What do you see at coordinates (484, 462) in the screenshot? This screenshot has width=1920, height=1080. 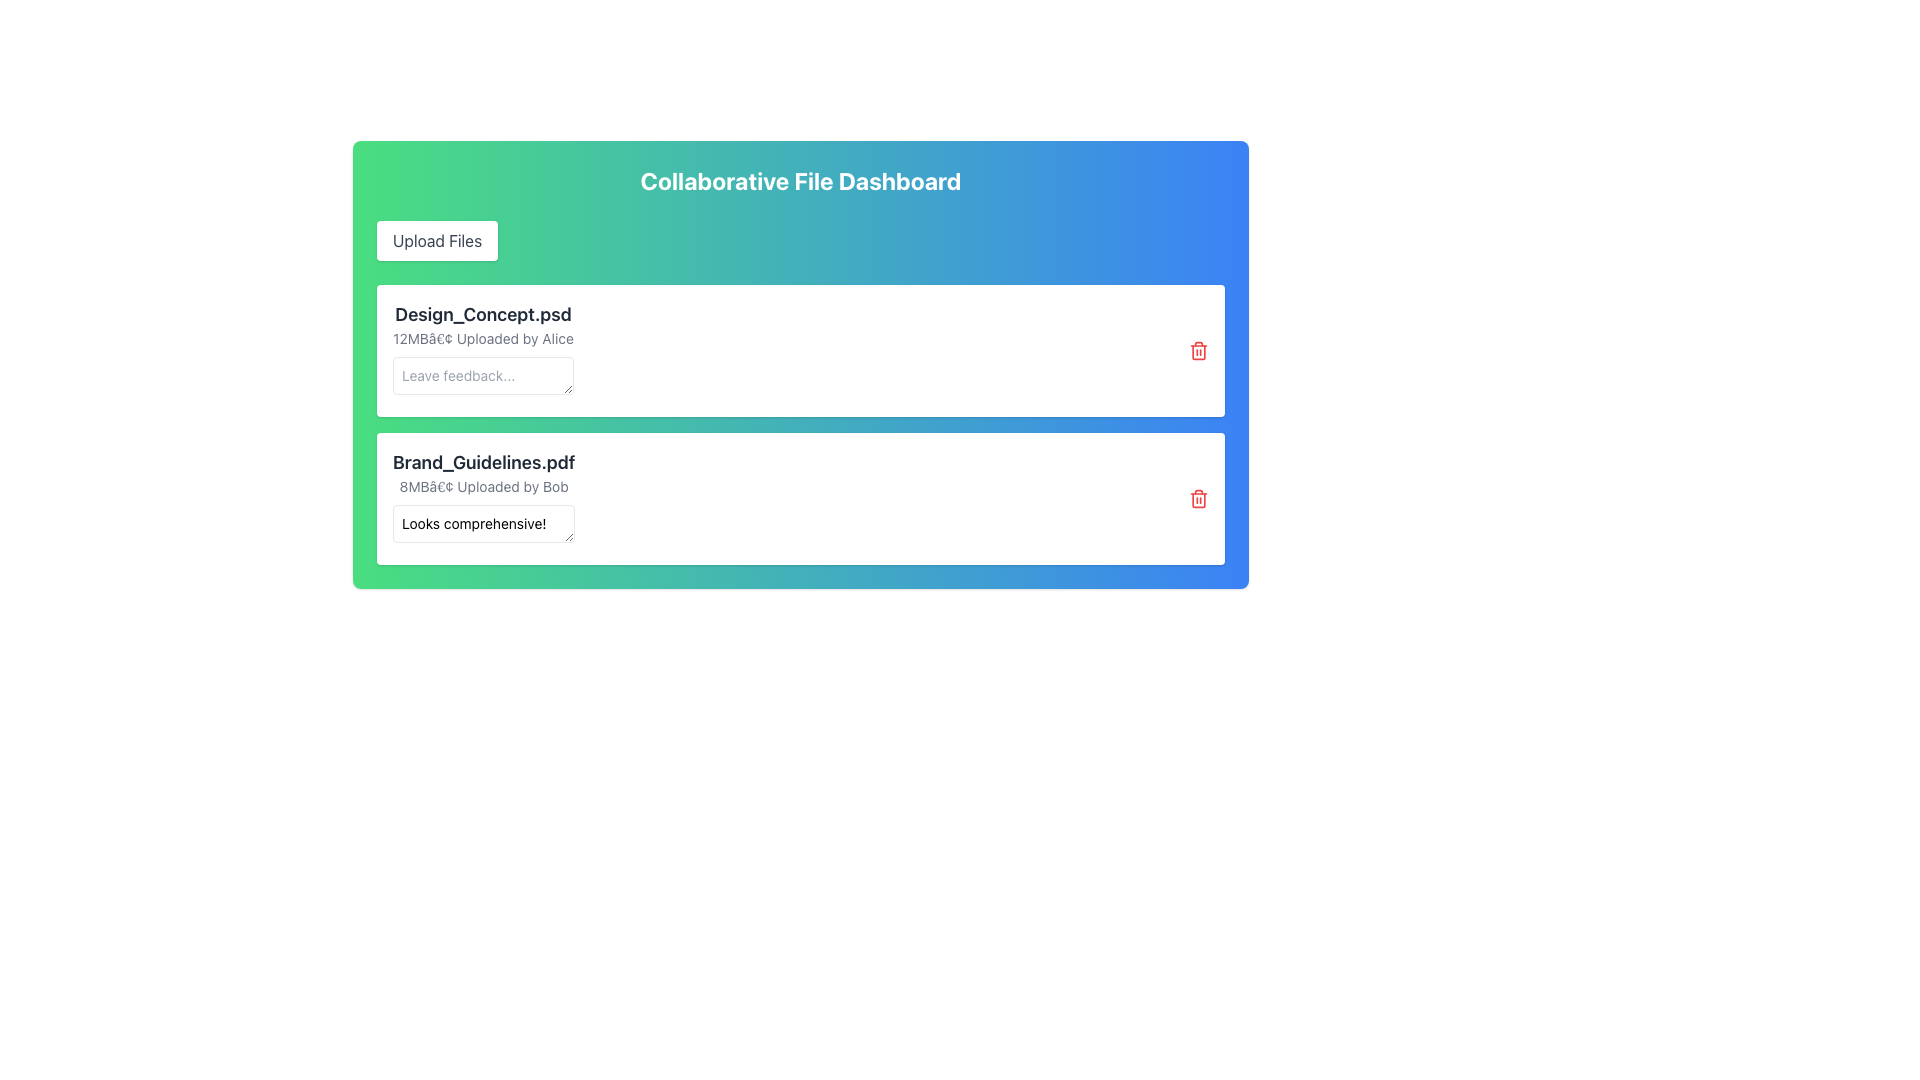 I see `the text element displaying 'Brand_Guidelines.pdf' located` at bounding box center [484, 462].